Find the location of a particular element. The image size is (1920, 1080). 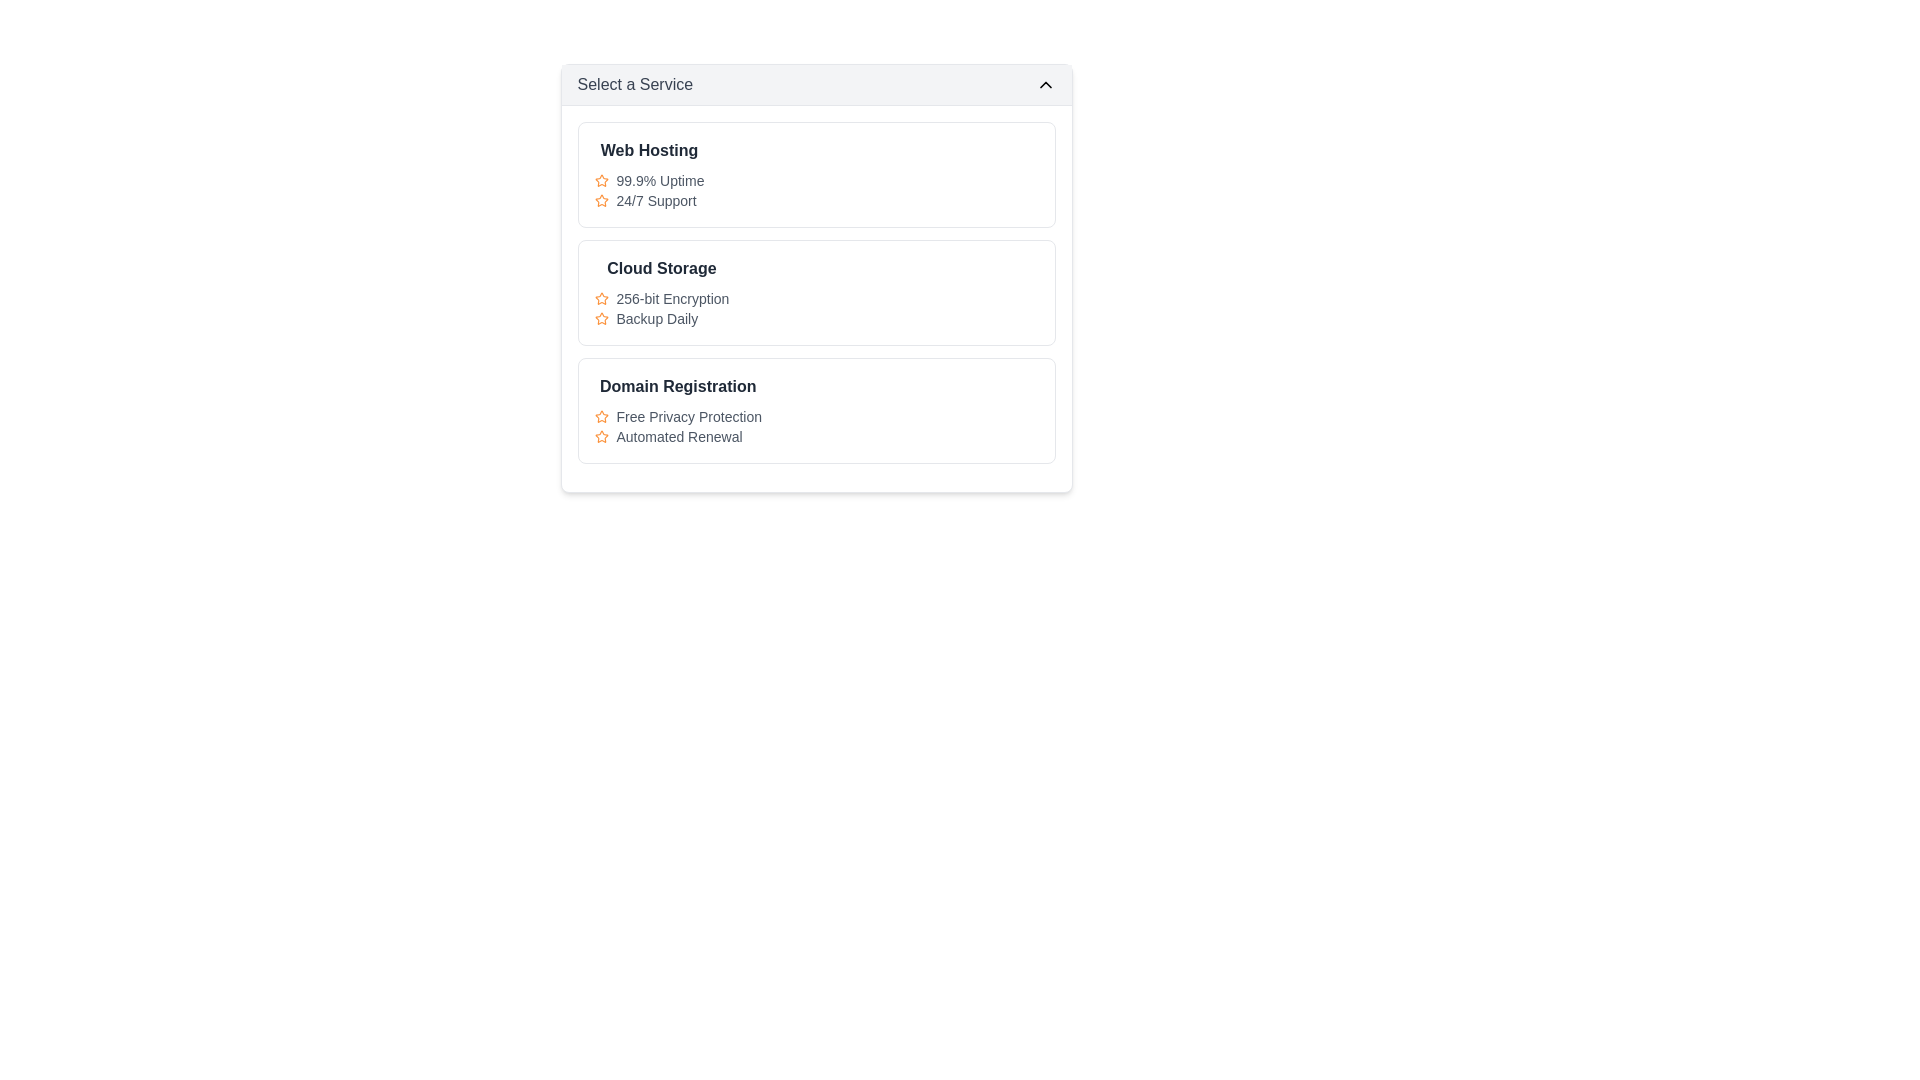

the visual icon representing the 'Cloud Storage' service, positioned to the left of the descriptive text in the second list item is located at coordinates (600, 317).